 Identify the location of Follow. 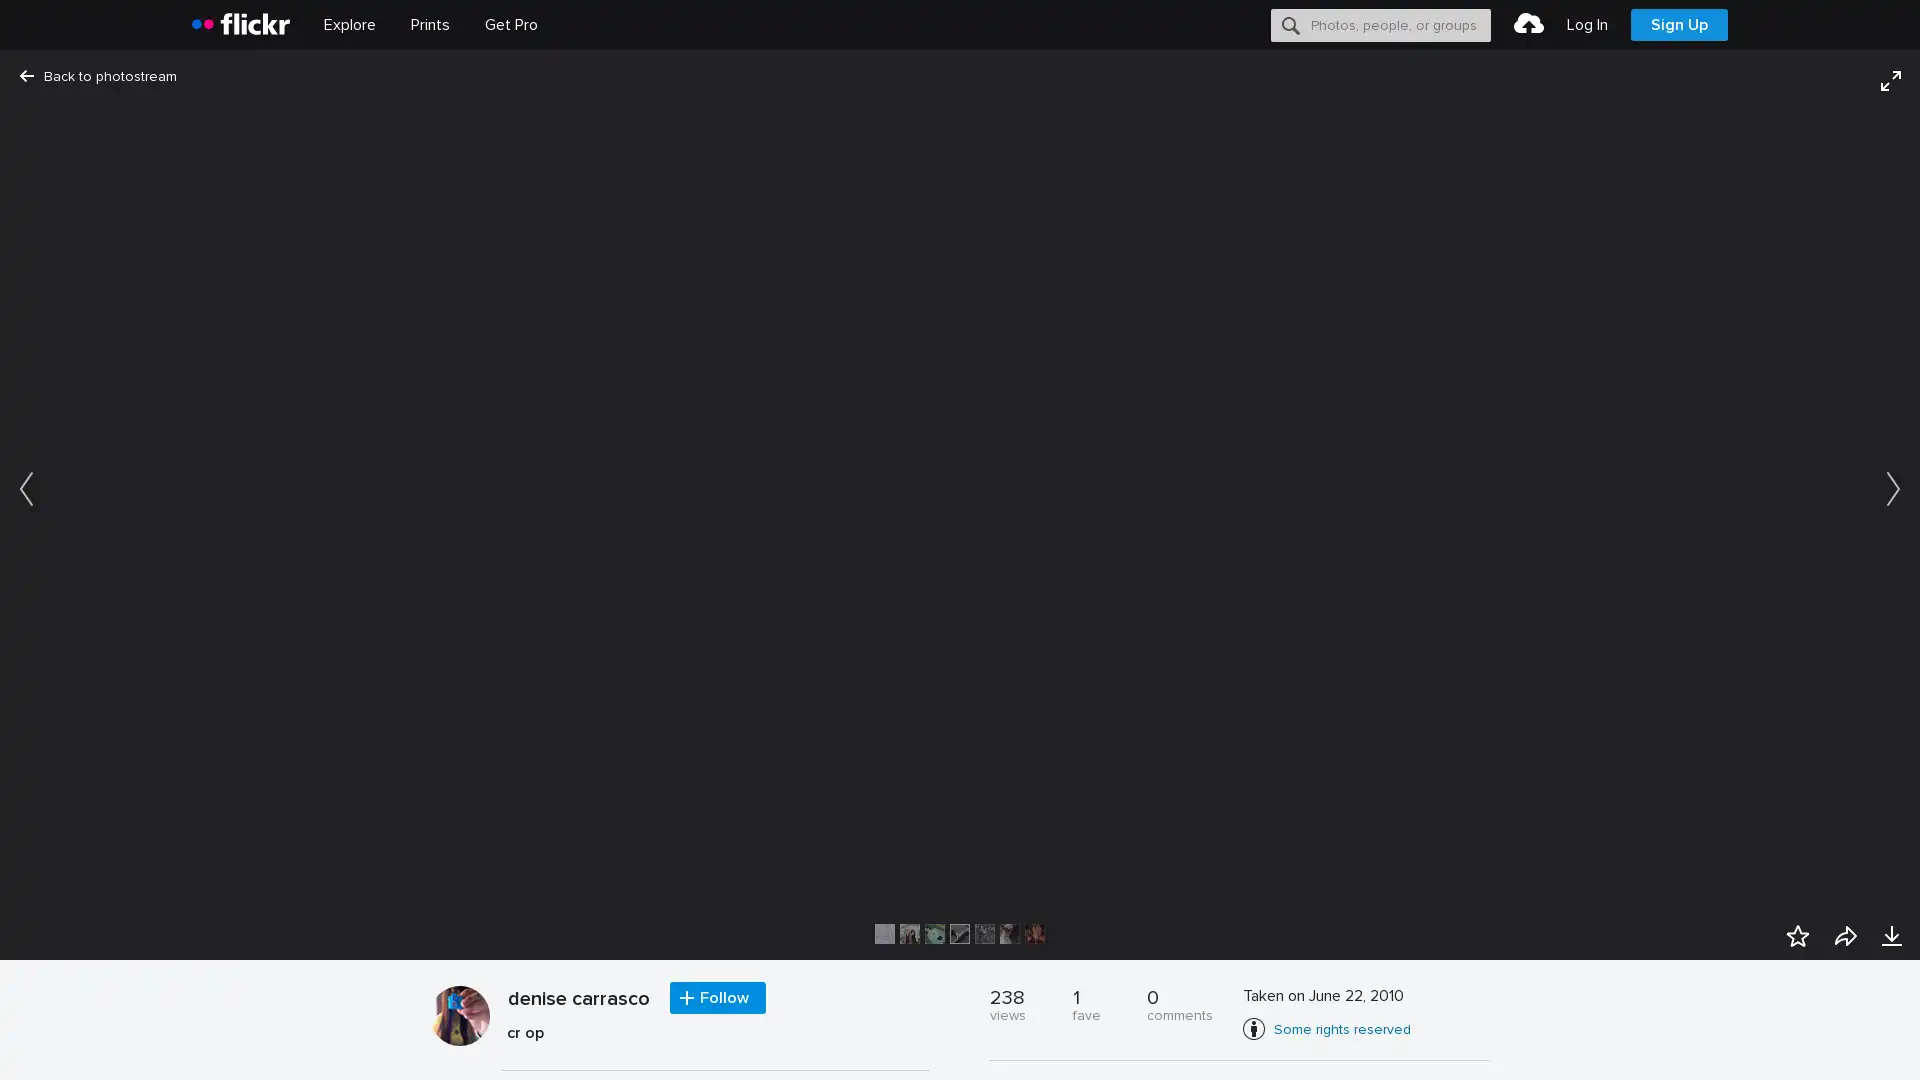
(718, 998).